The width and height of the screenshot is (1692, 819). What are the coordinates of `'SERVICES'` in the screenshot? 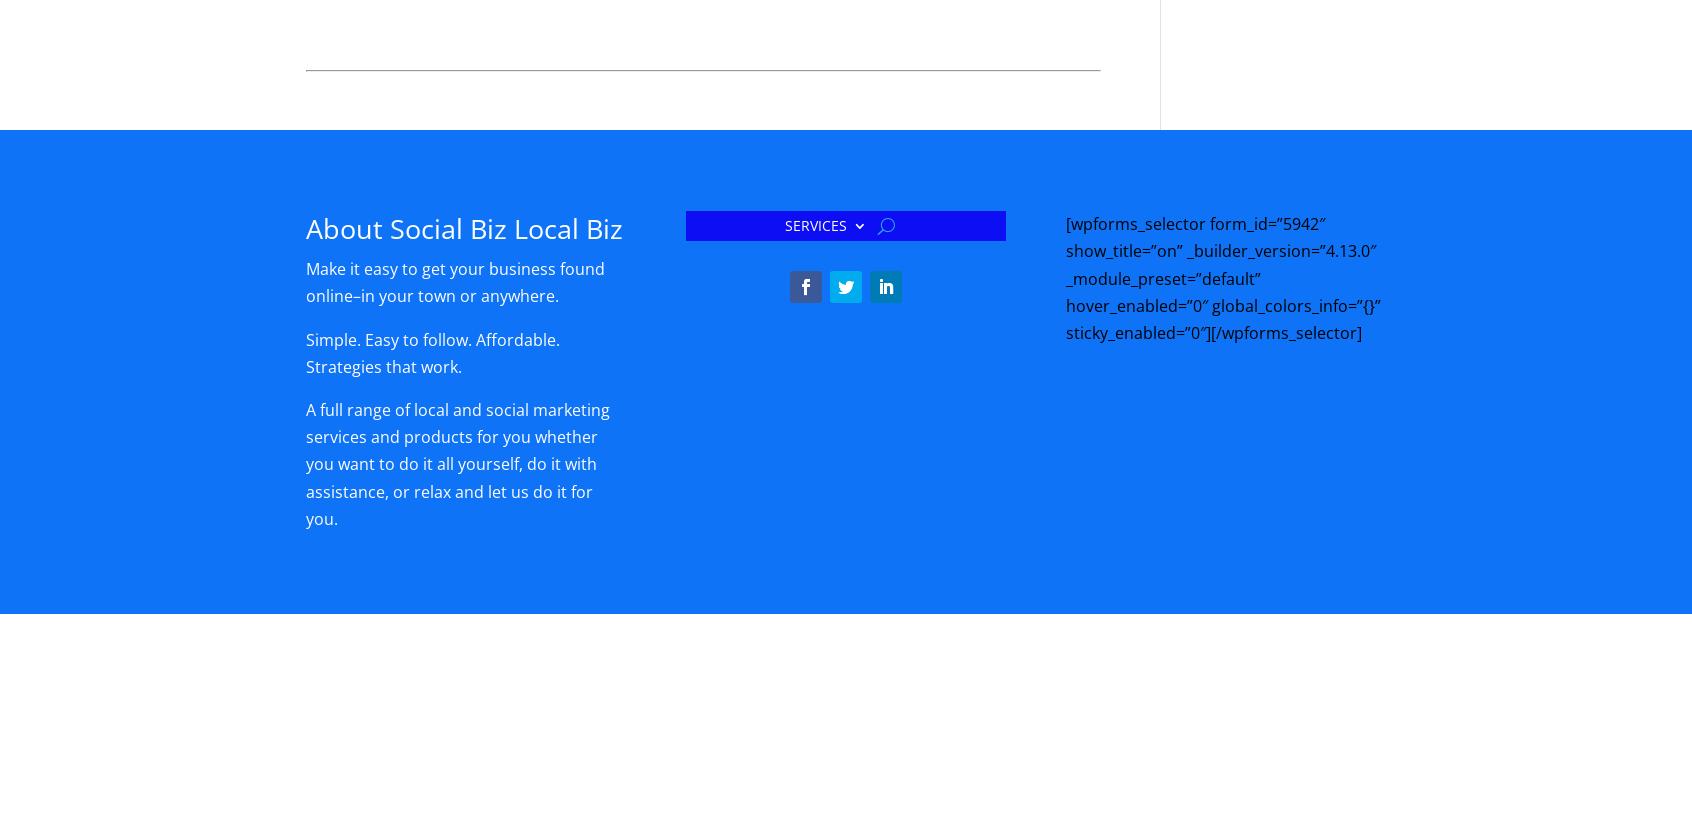 It's located at (784, 225).